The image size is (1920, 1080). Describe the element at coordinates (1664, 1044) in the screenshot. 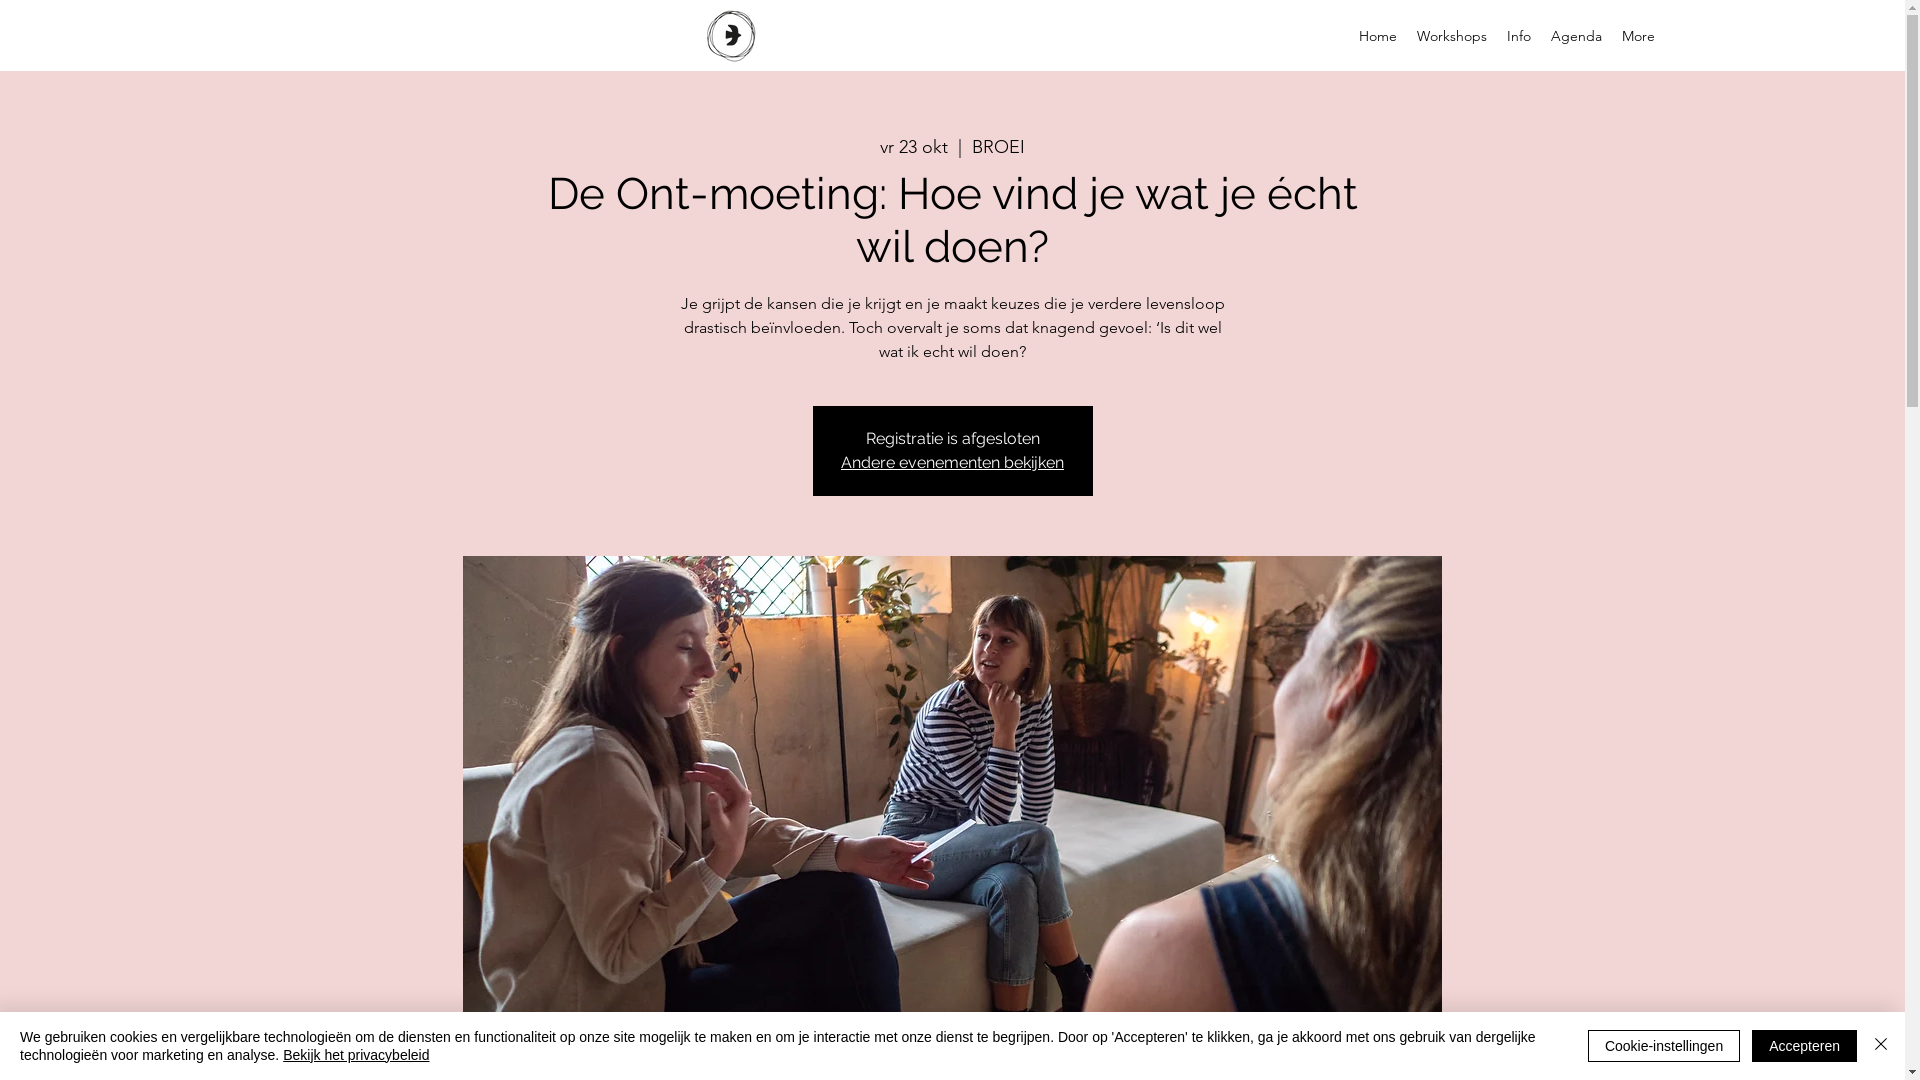

I see `'Cookie-instellingen'` at that location.